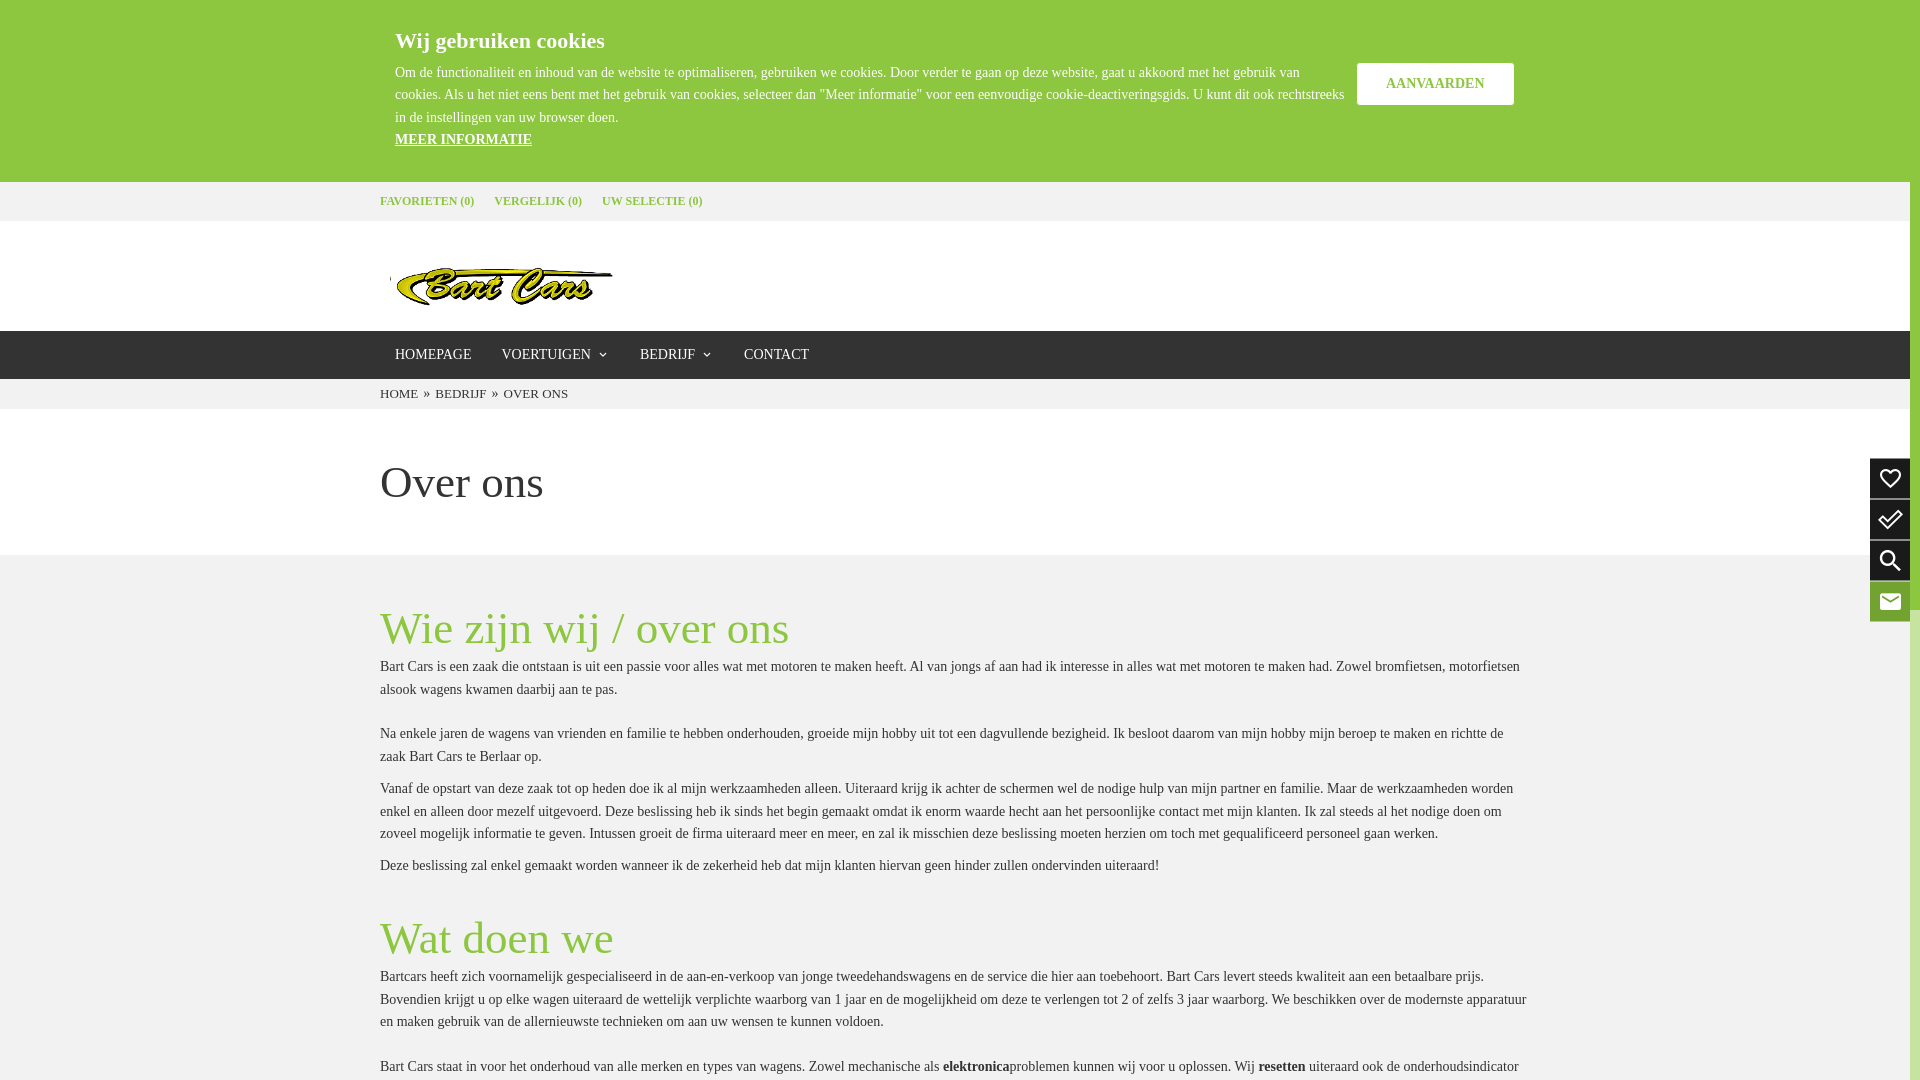 This screenshot has width=1920, height=1080. What do you see at coordinates (555, 353) in the screenshot?
I see `'VOERTUIGEN'` at bounding box center [555, 353].